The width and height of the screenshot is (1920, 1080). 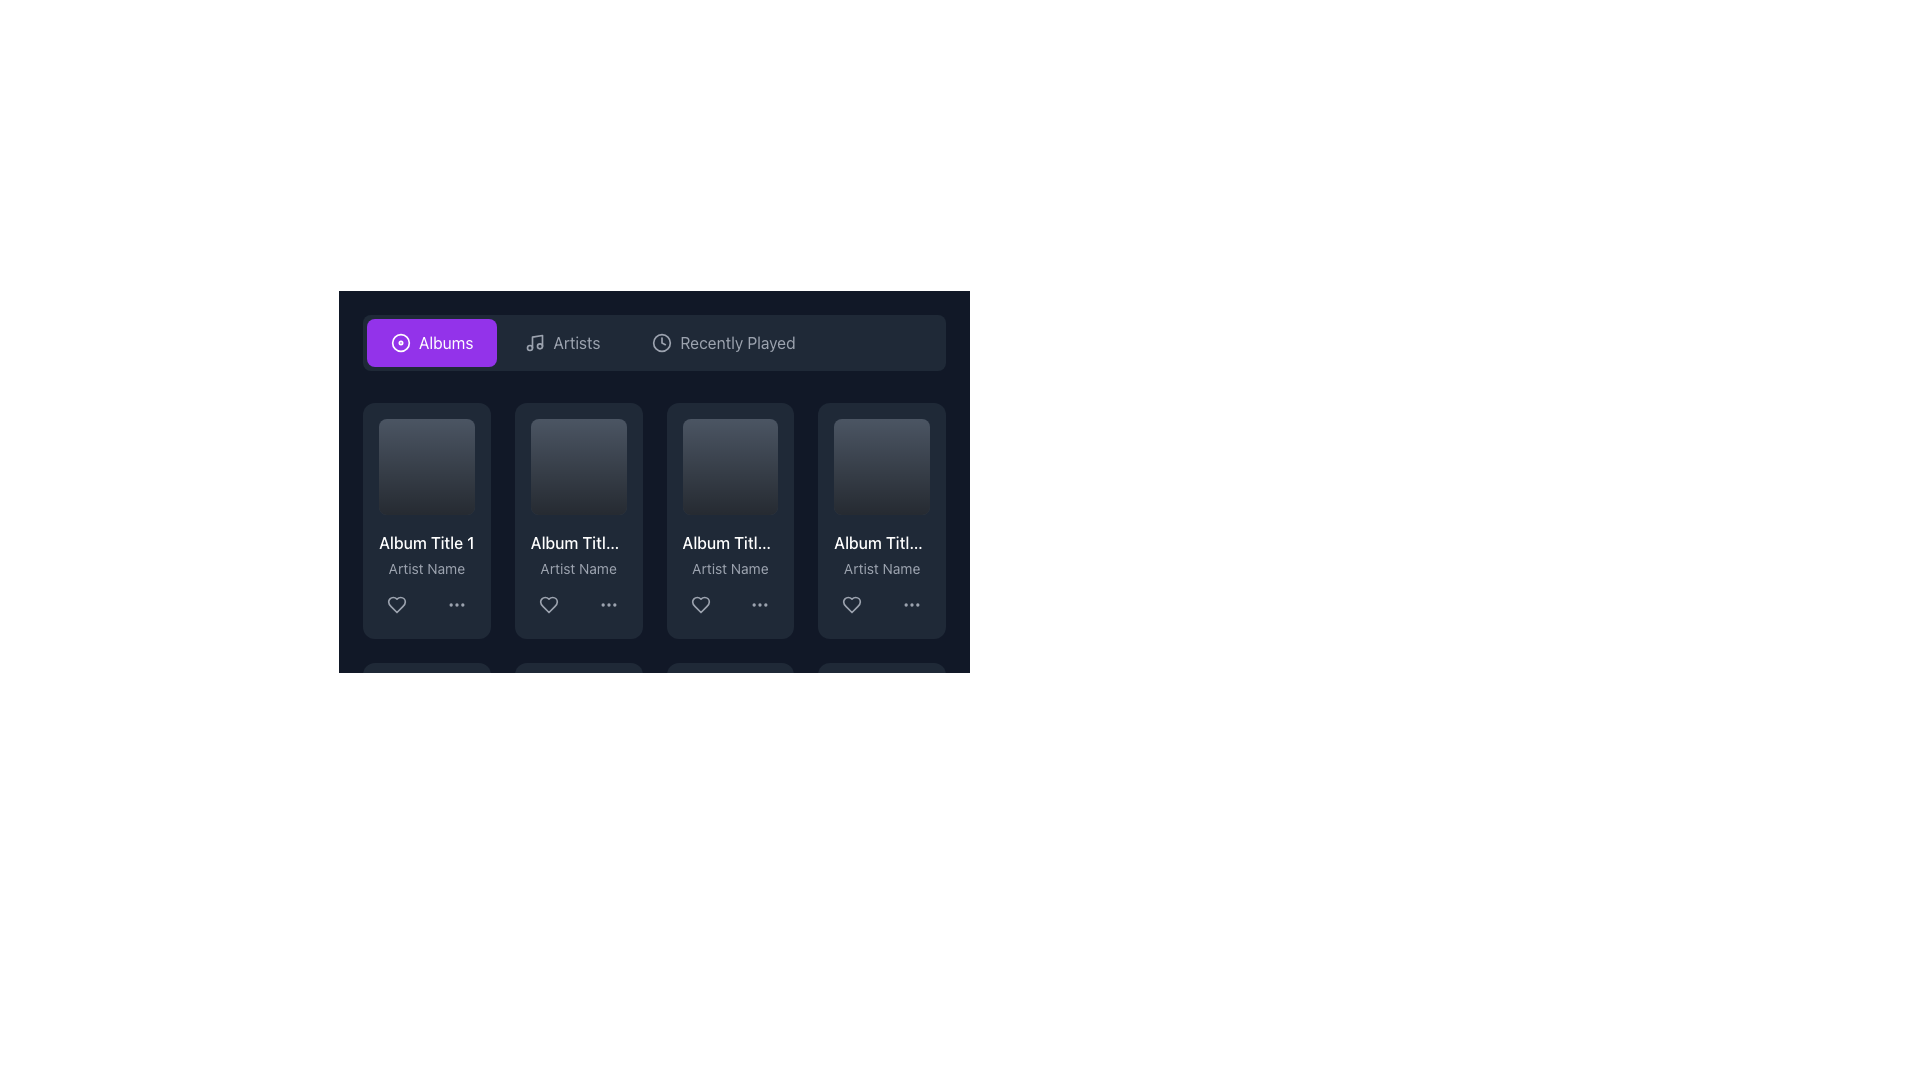 I want to click on the Label element displaying 'Album Title 1', which is styled with a white font color and medium weight, located below the album cover image, so click(x=425, y=542).